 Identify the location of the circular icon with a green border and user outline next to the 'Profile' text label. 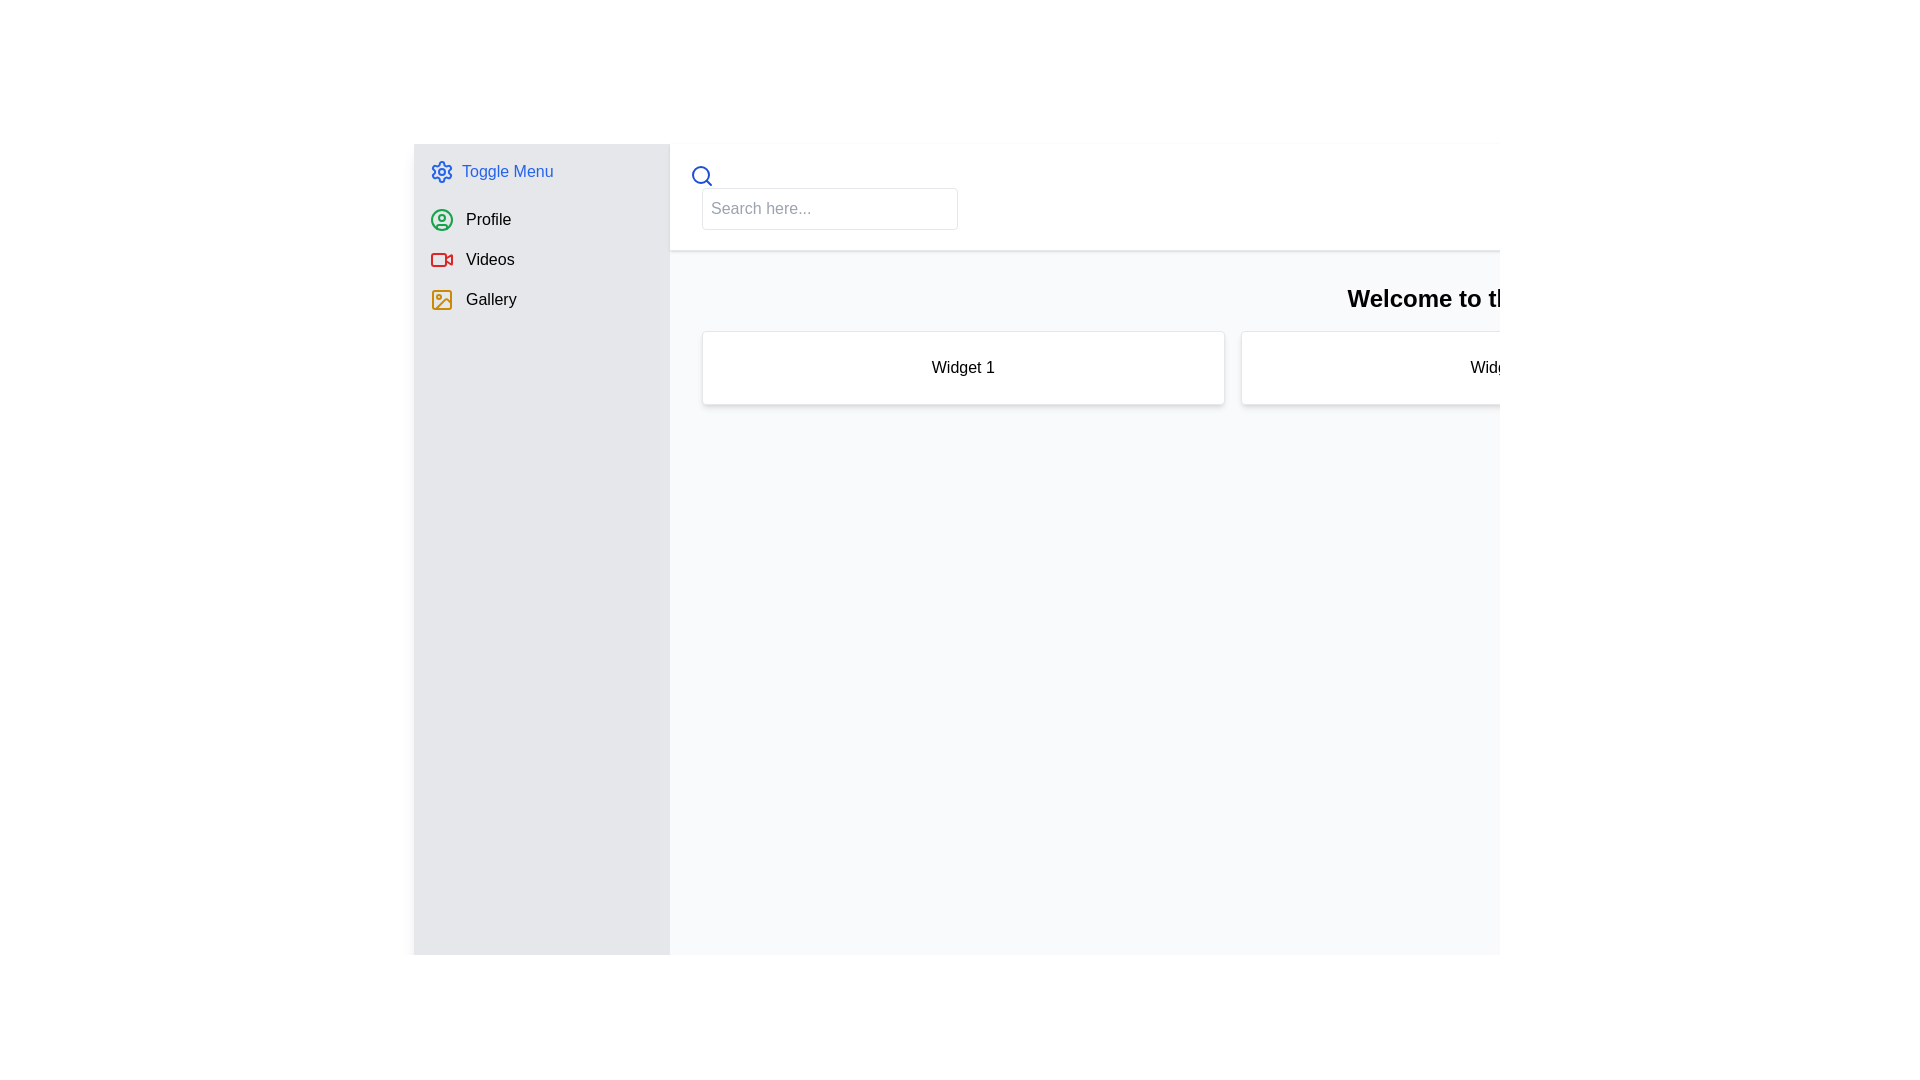
(440, 219).